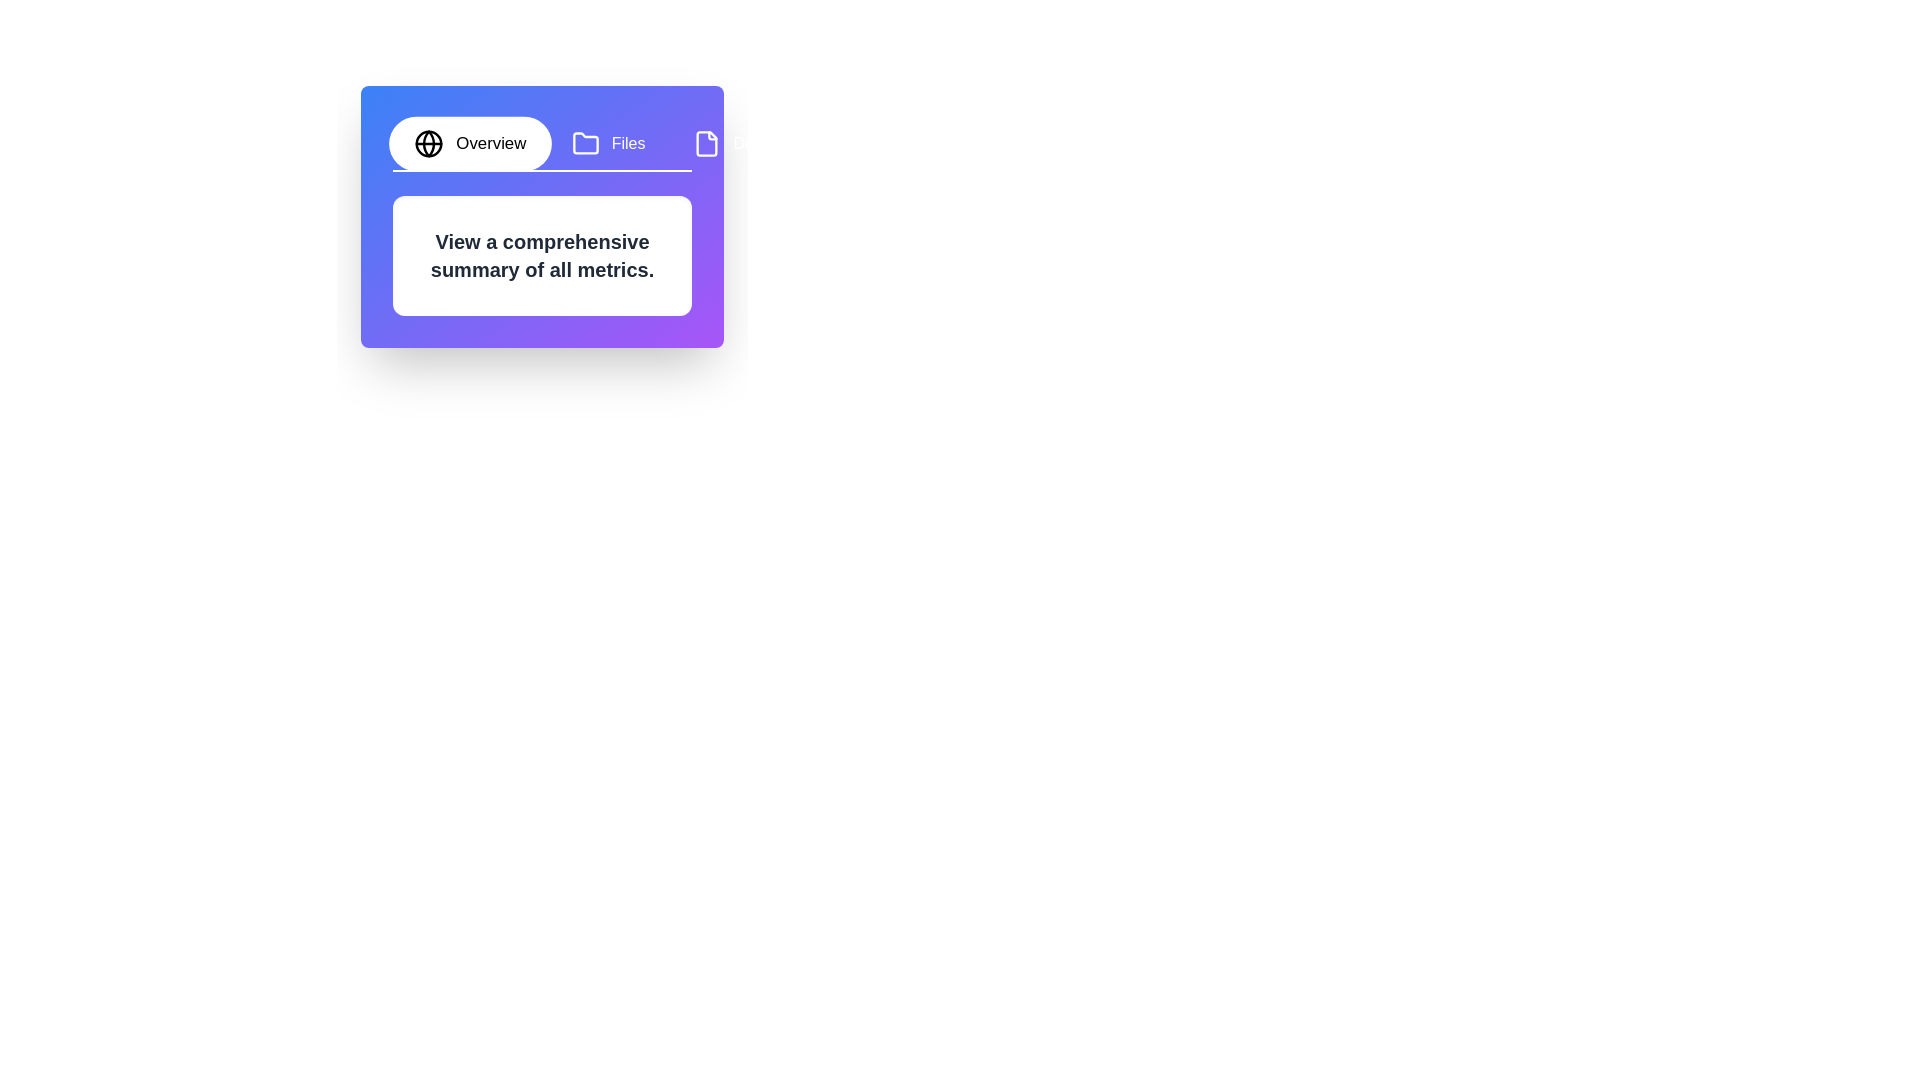 The width and height of the screenshot is (1920, 1080). I want to click on the tab labeled Overview to switch to its content, so click(469, 142).